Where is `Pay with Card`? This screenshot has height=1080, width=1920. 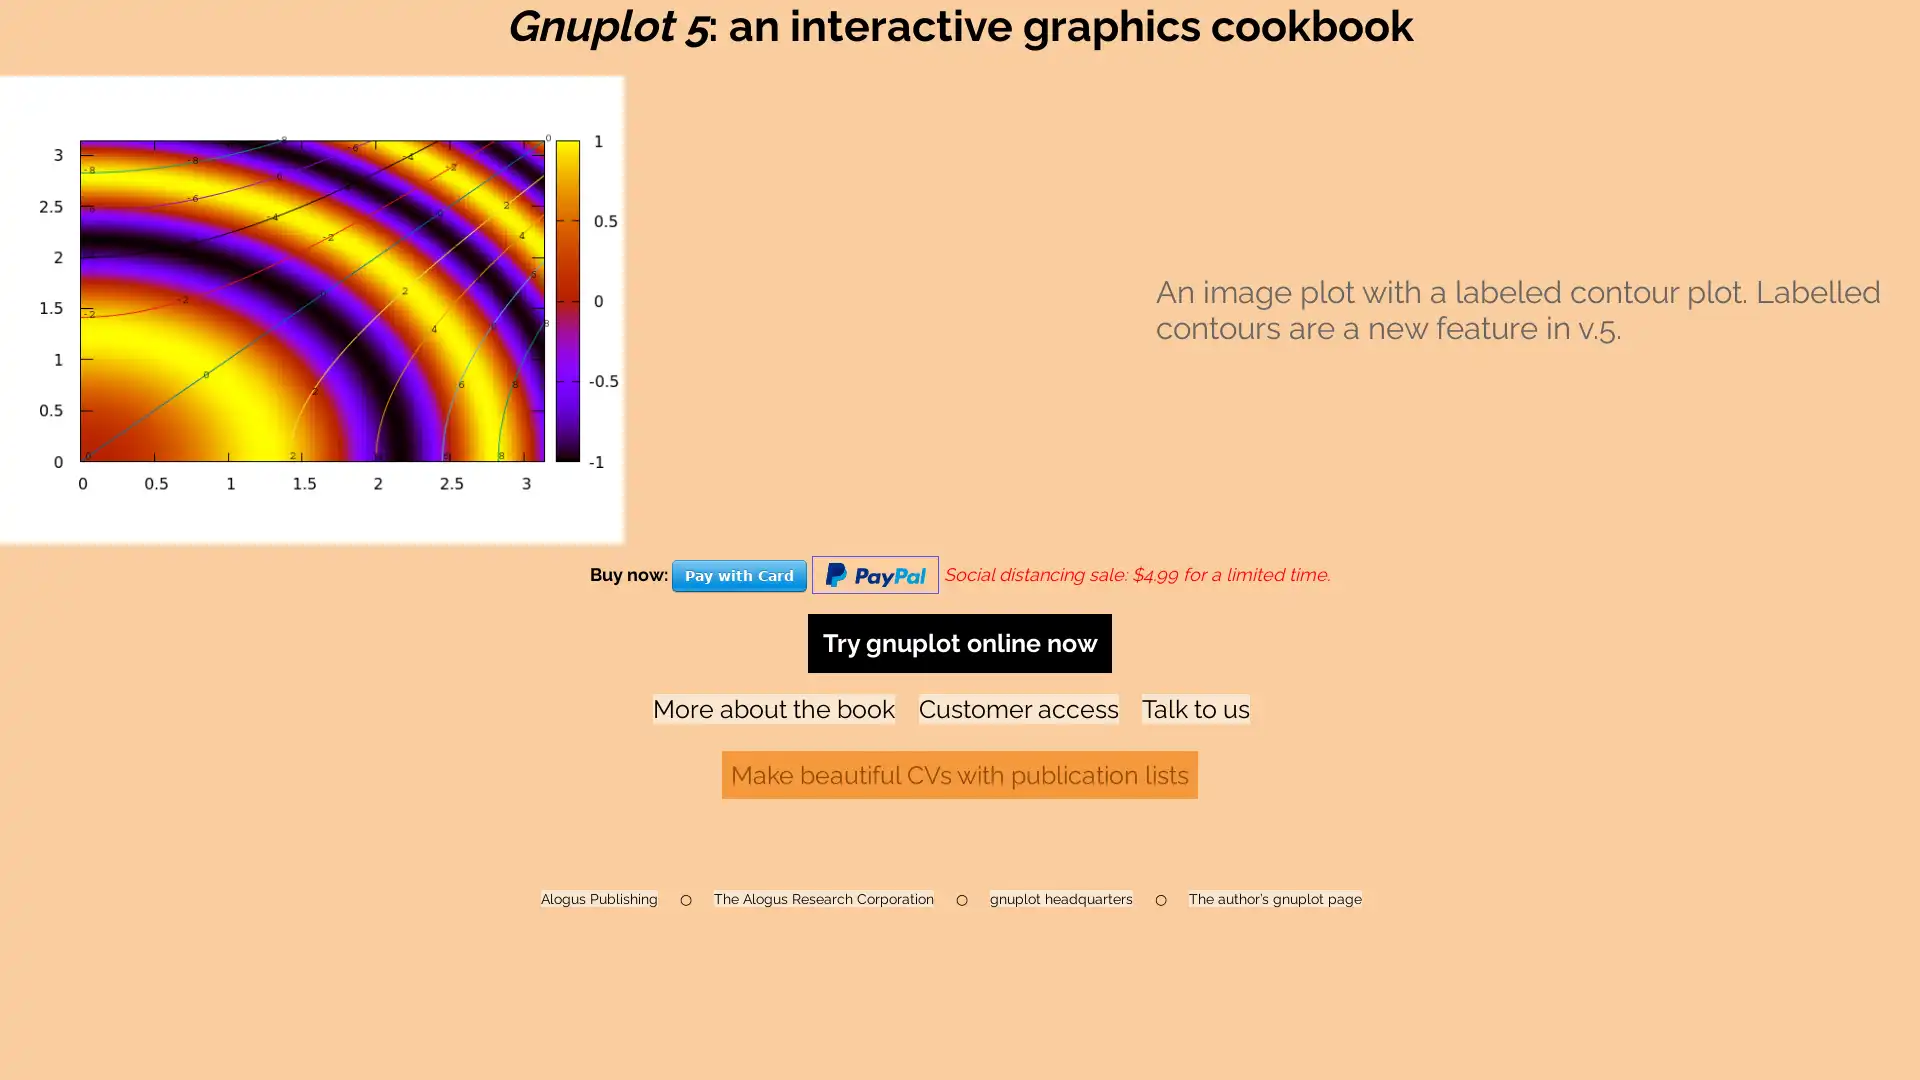 Pay with Card is located at coordinates (738, 575).